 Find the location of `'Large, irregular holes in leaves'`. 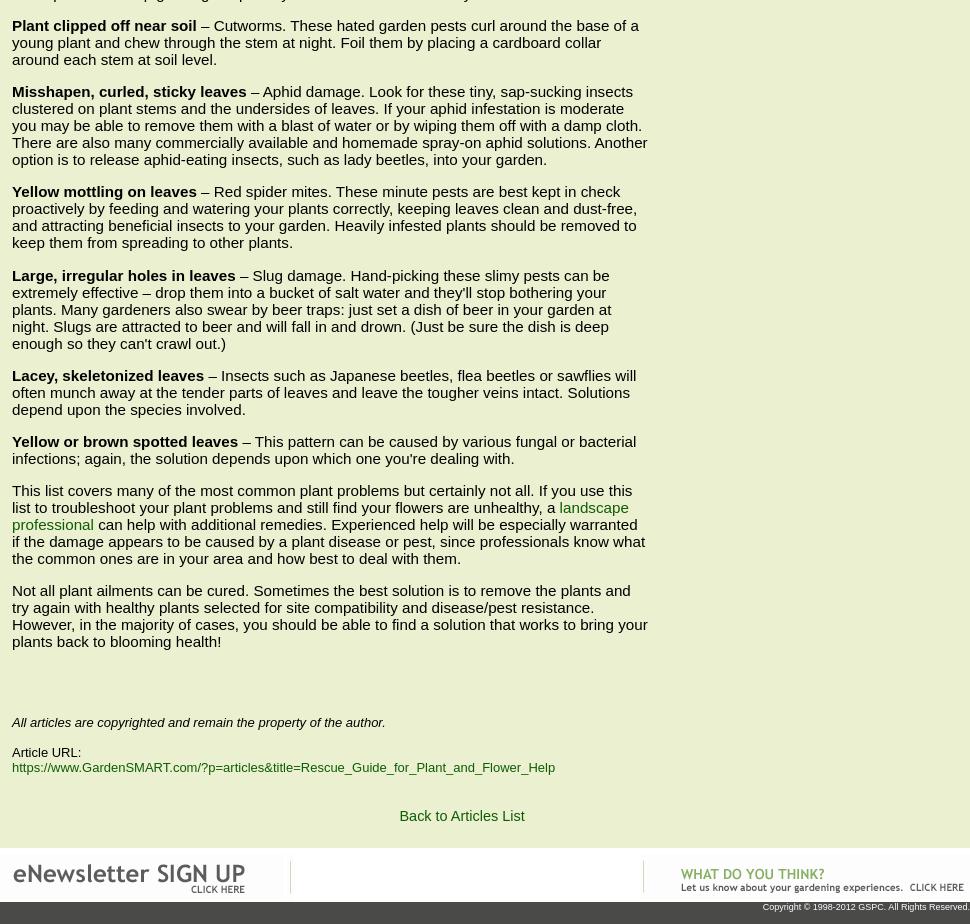

'Large, irregular holes in leaves' is located at coordinates (123, 274).